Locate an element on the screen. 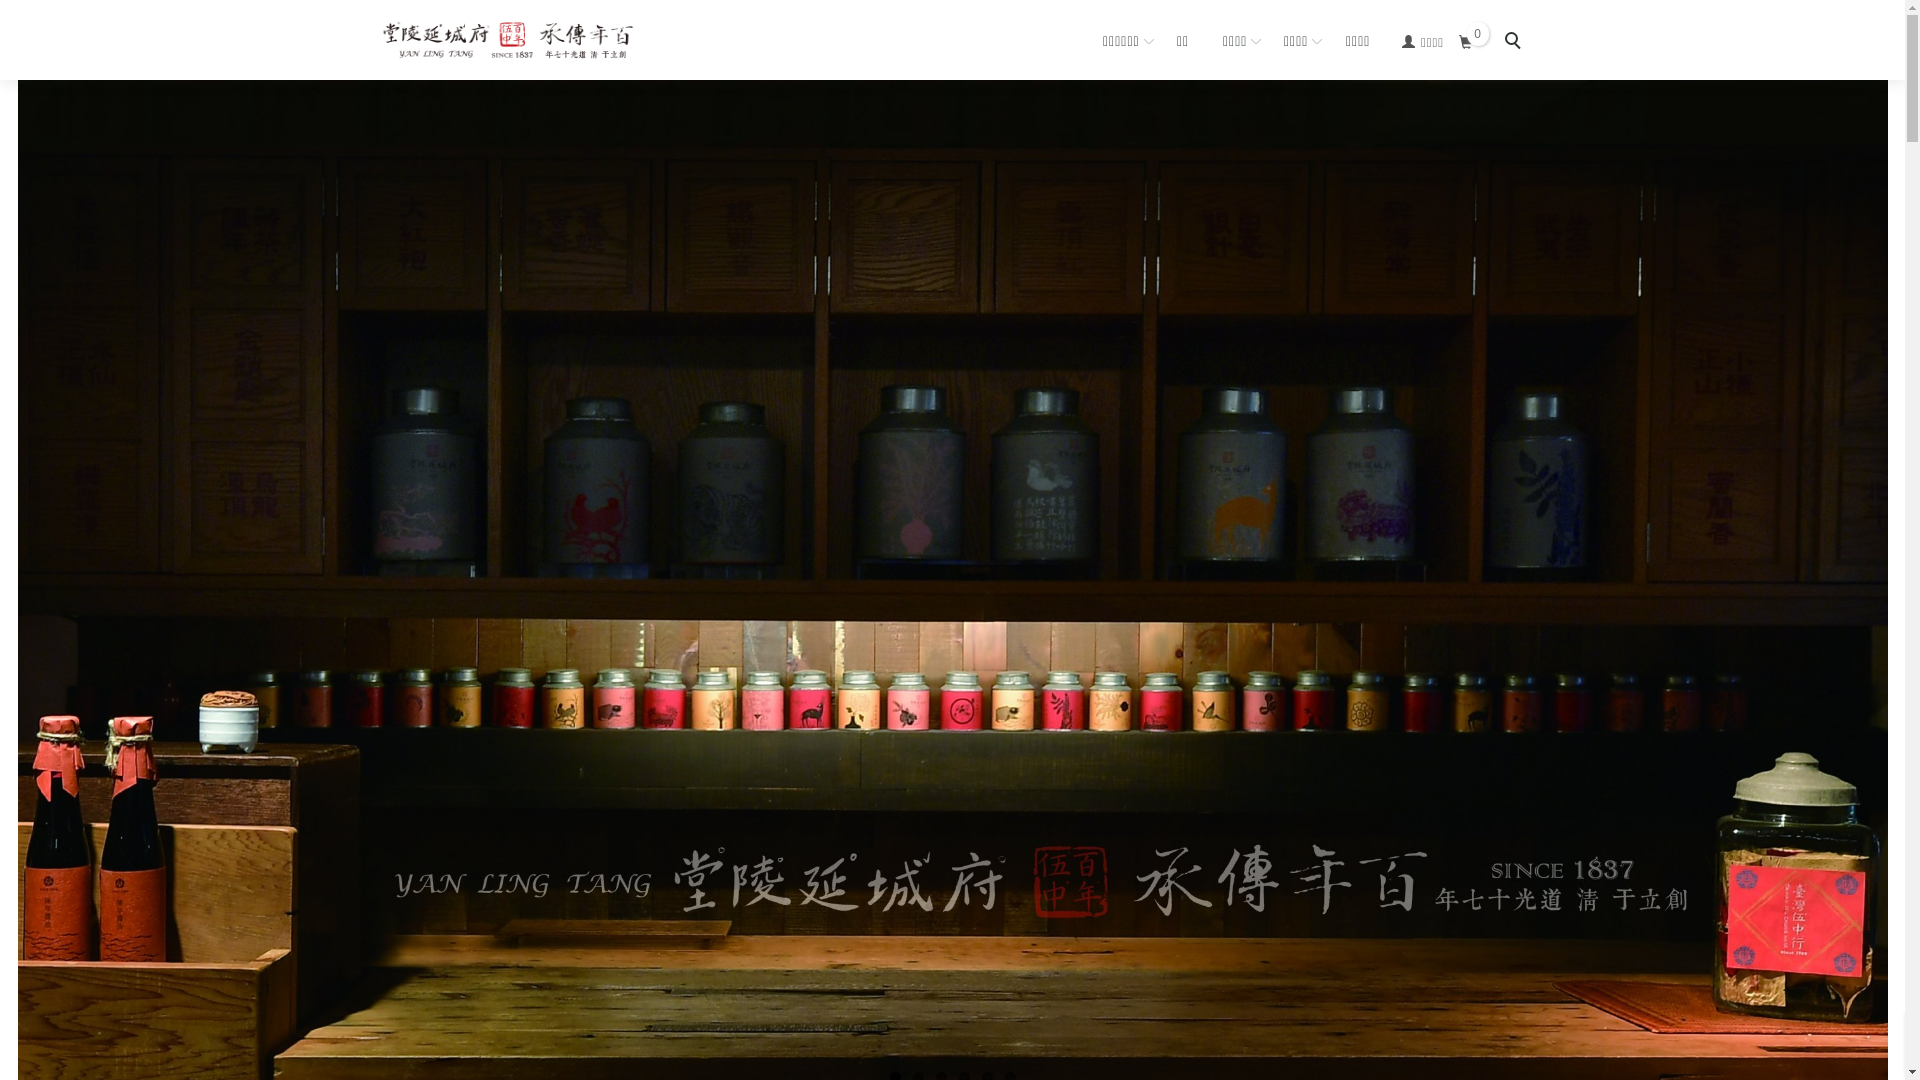  '0' is located at coordinates (1465, 42).